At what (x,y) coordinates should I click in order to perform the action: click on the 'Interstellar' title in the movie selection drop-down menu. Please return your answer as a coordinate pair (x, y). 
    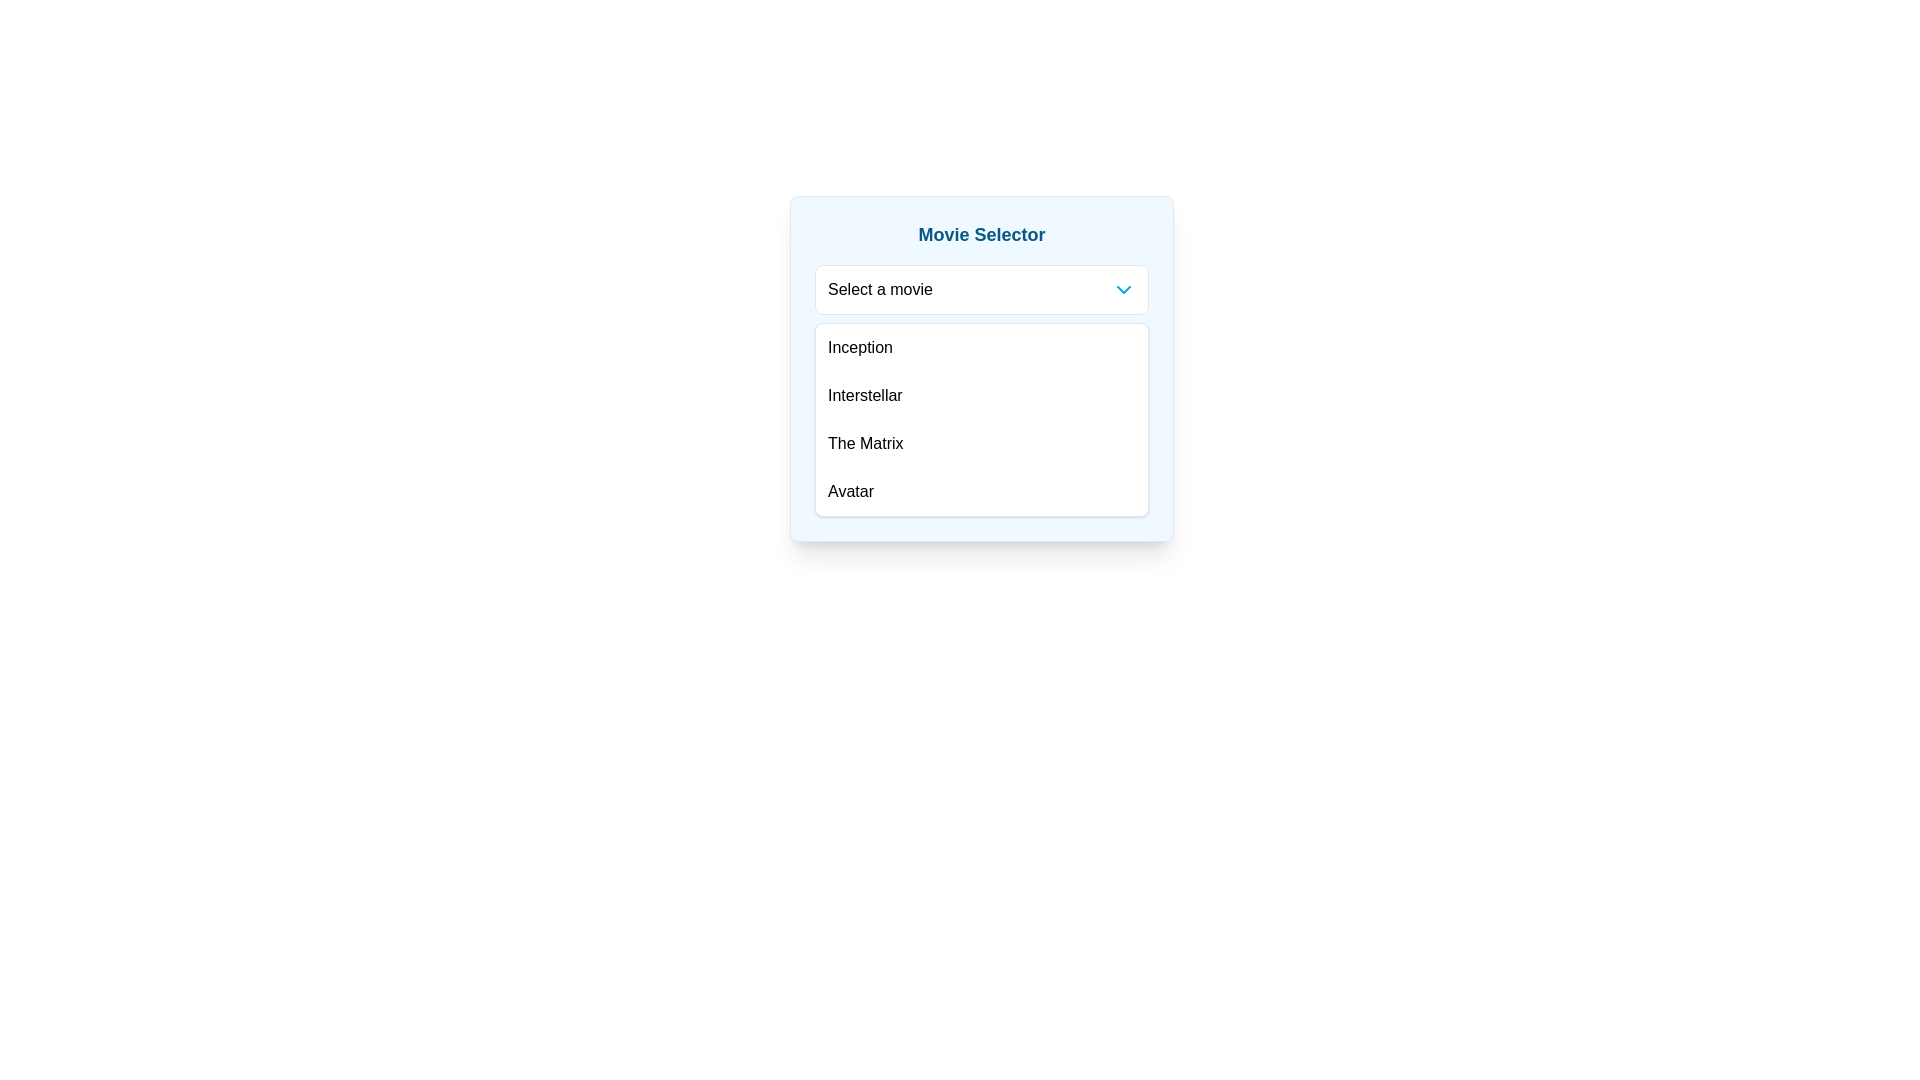
    Looking at the image, I should click on (865, 396).